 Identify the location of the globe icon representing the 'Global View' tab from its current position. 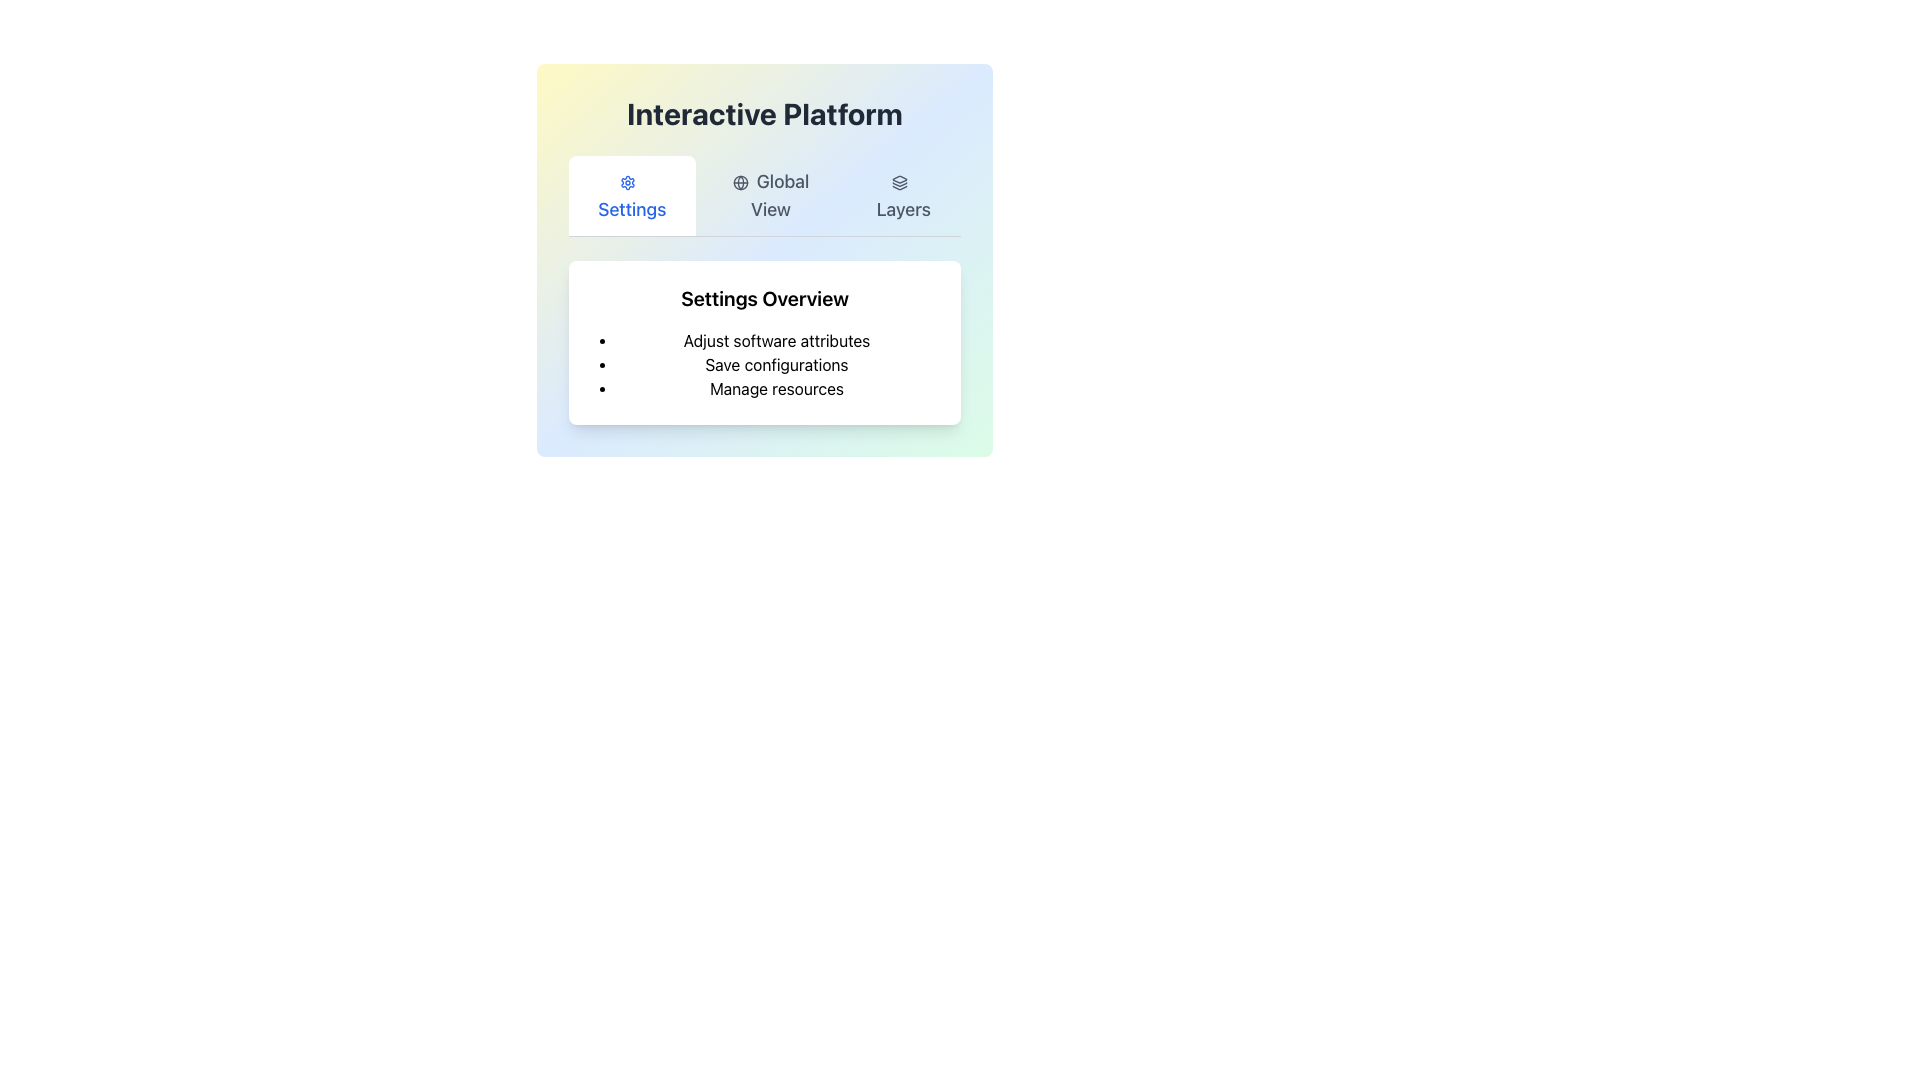
(739, 183).